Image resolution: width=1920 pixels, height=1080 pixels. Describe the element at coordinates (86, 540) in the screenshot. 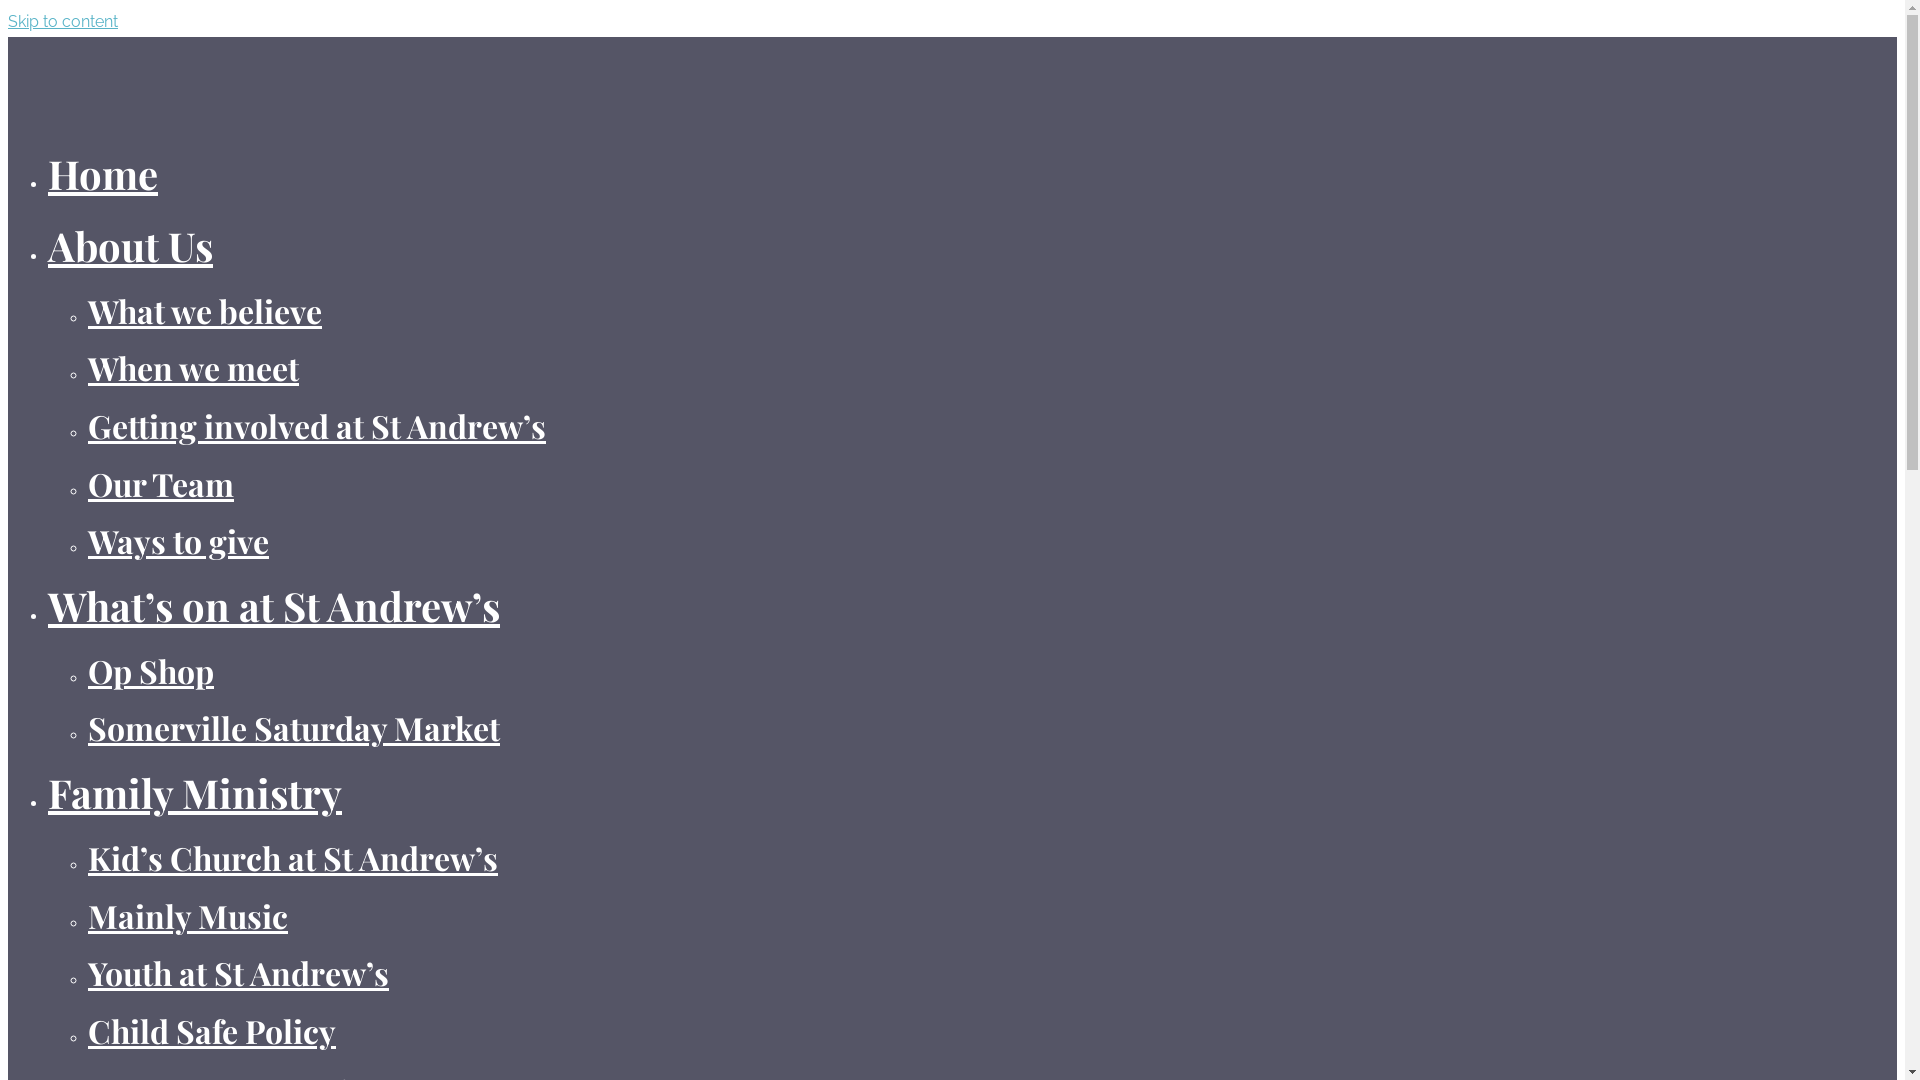

I see `'Ways to give'` at that location.